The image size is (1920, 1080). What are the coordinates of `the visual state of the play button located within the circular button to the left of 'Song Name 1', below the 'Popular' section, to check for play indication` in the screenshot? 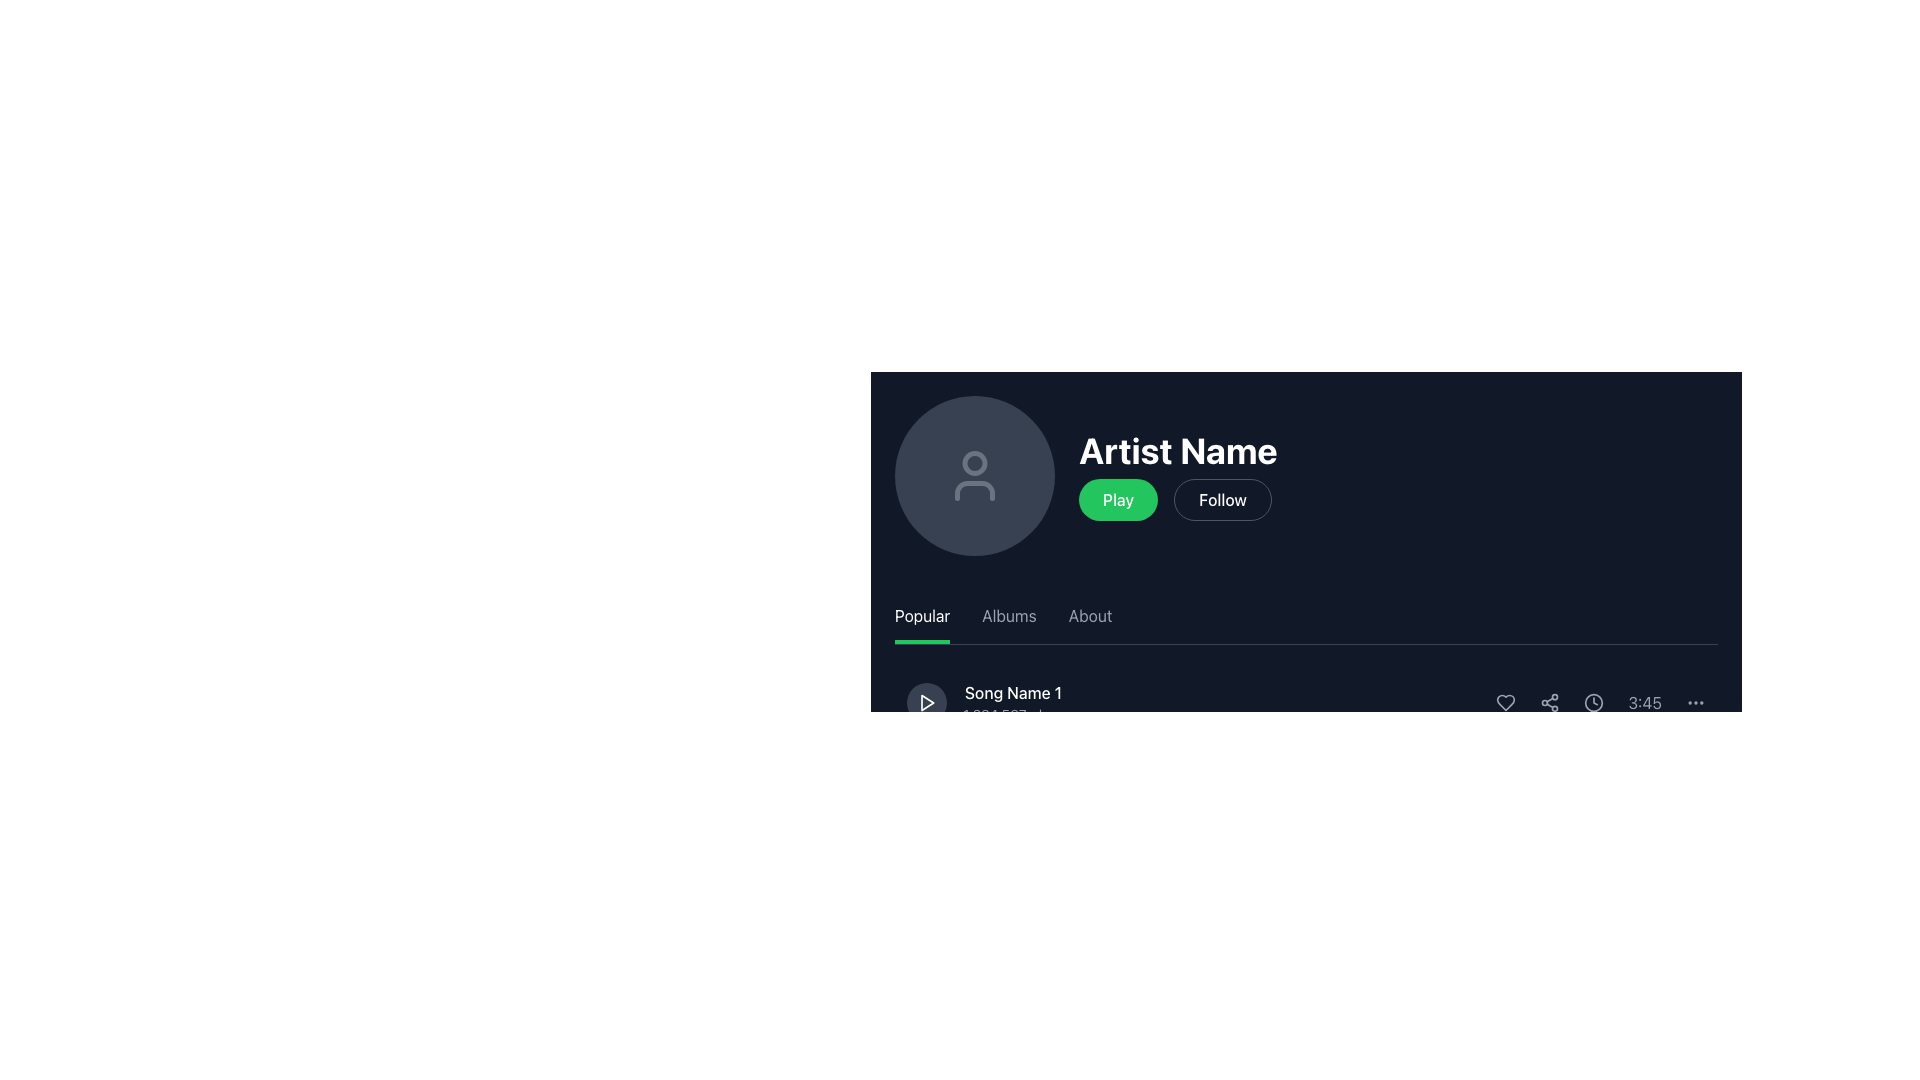 It's located at (925, 701).